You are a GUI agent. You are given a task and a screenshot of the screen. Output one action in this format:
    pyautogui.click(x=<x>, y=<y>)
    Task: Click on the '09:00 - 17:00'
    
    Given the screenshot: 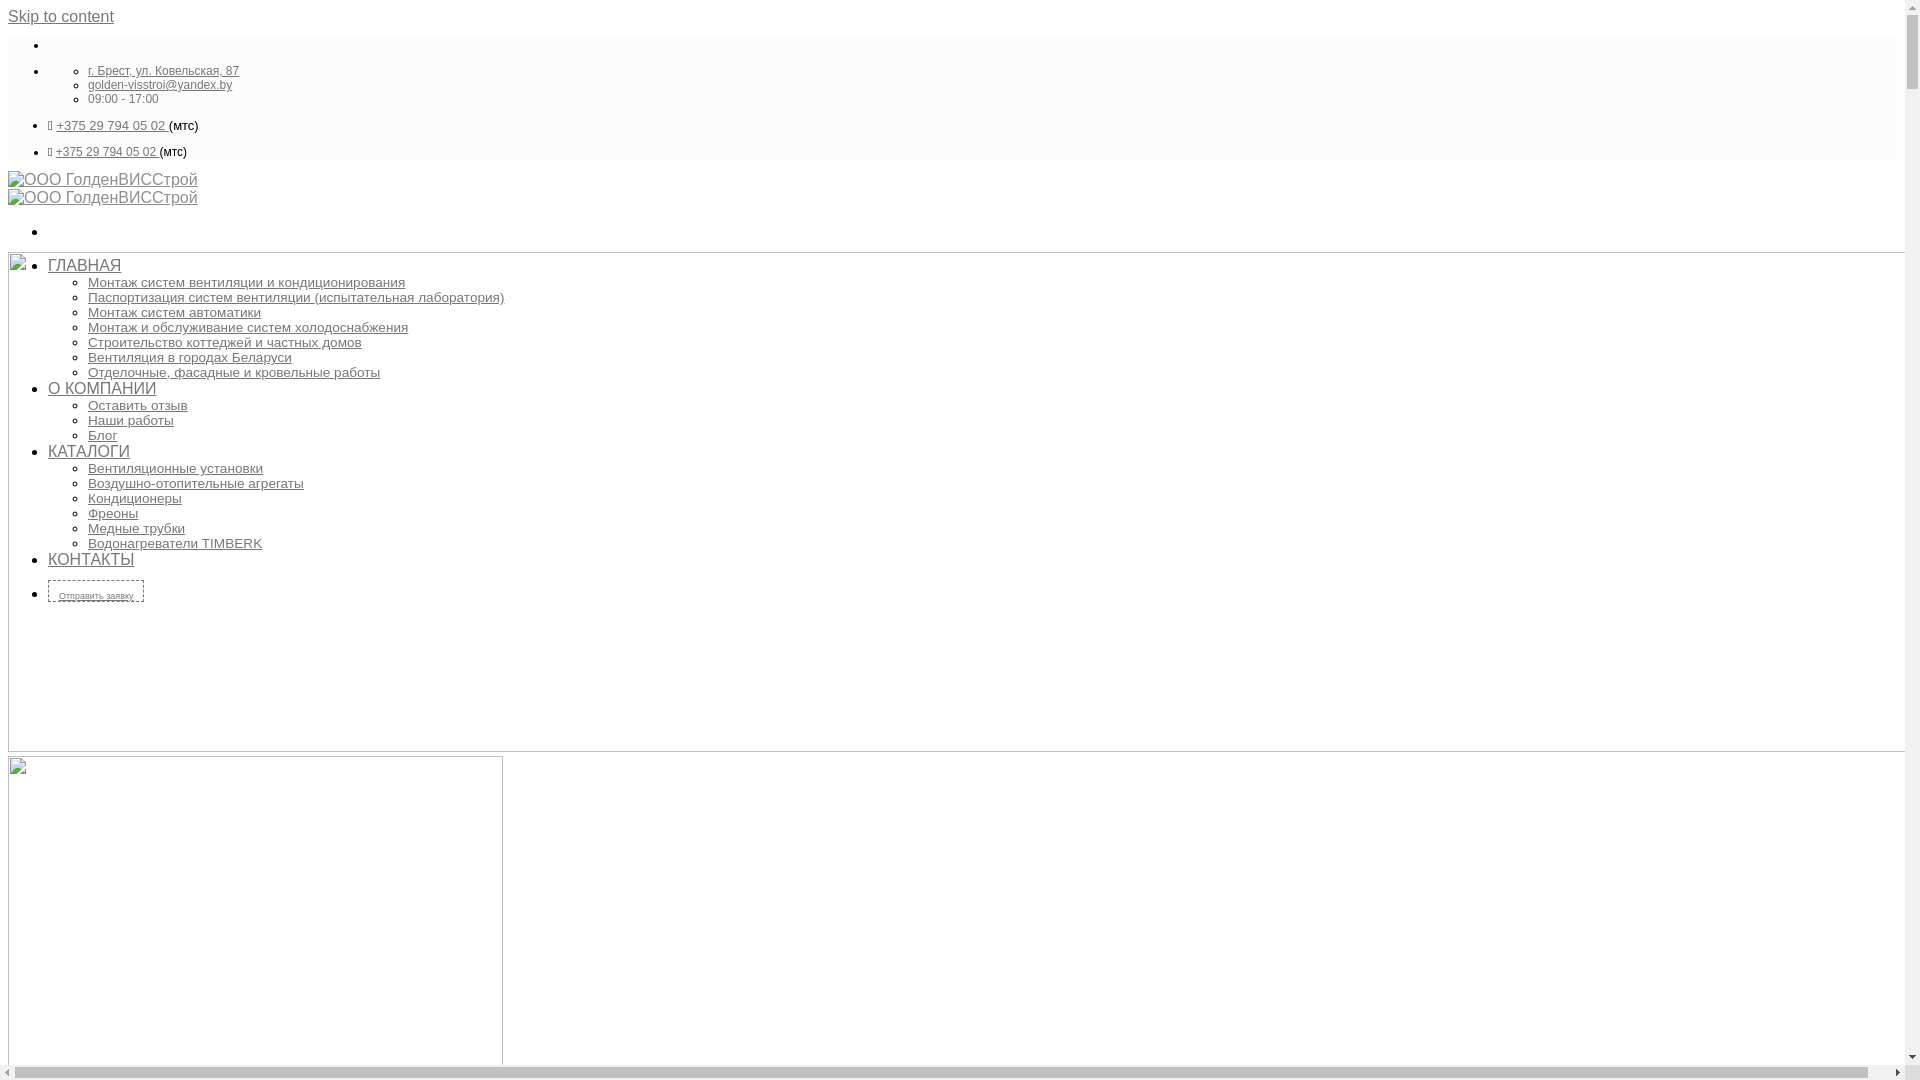 What is the action you would take?
    pyautogui.click(x=86, y=99)
    